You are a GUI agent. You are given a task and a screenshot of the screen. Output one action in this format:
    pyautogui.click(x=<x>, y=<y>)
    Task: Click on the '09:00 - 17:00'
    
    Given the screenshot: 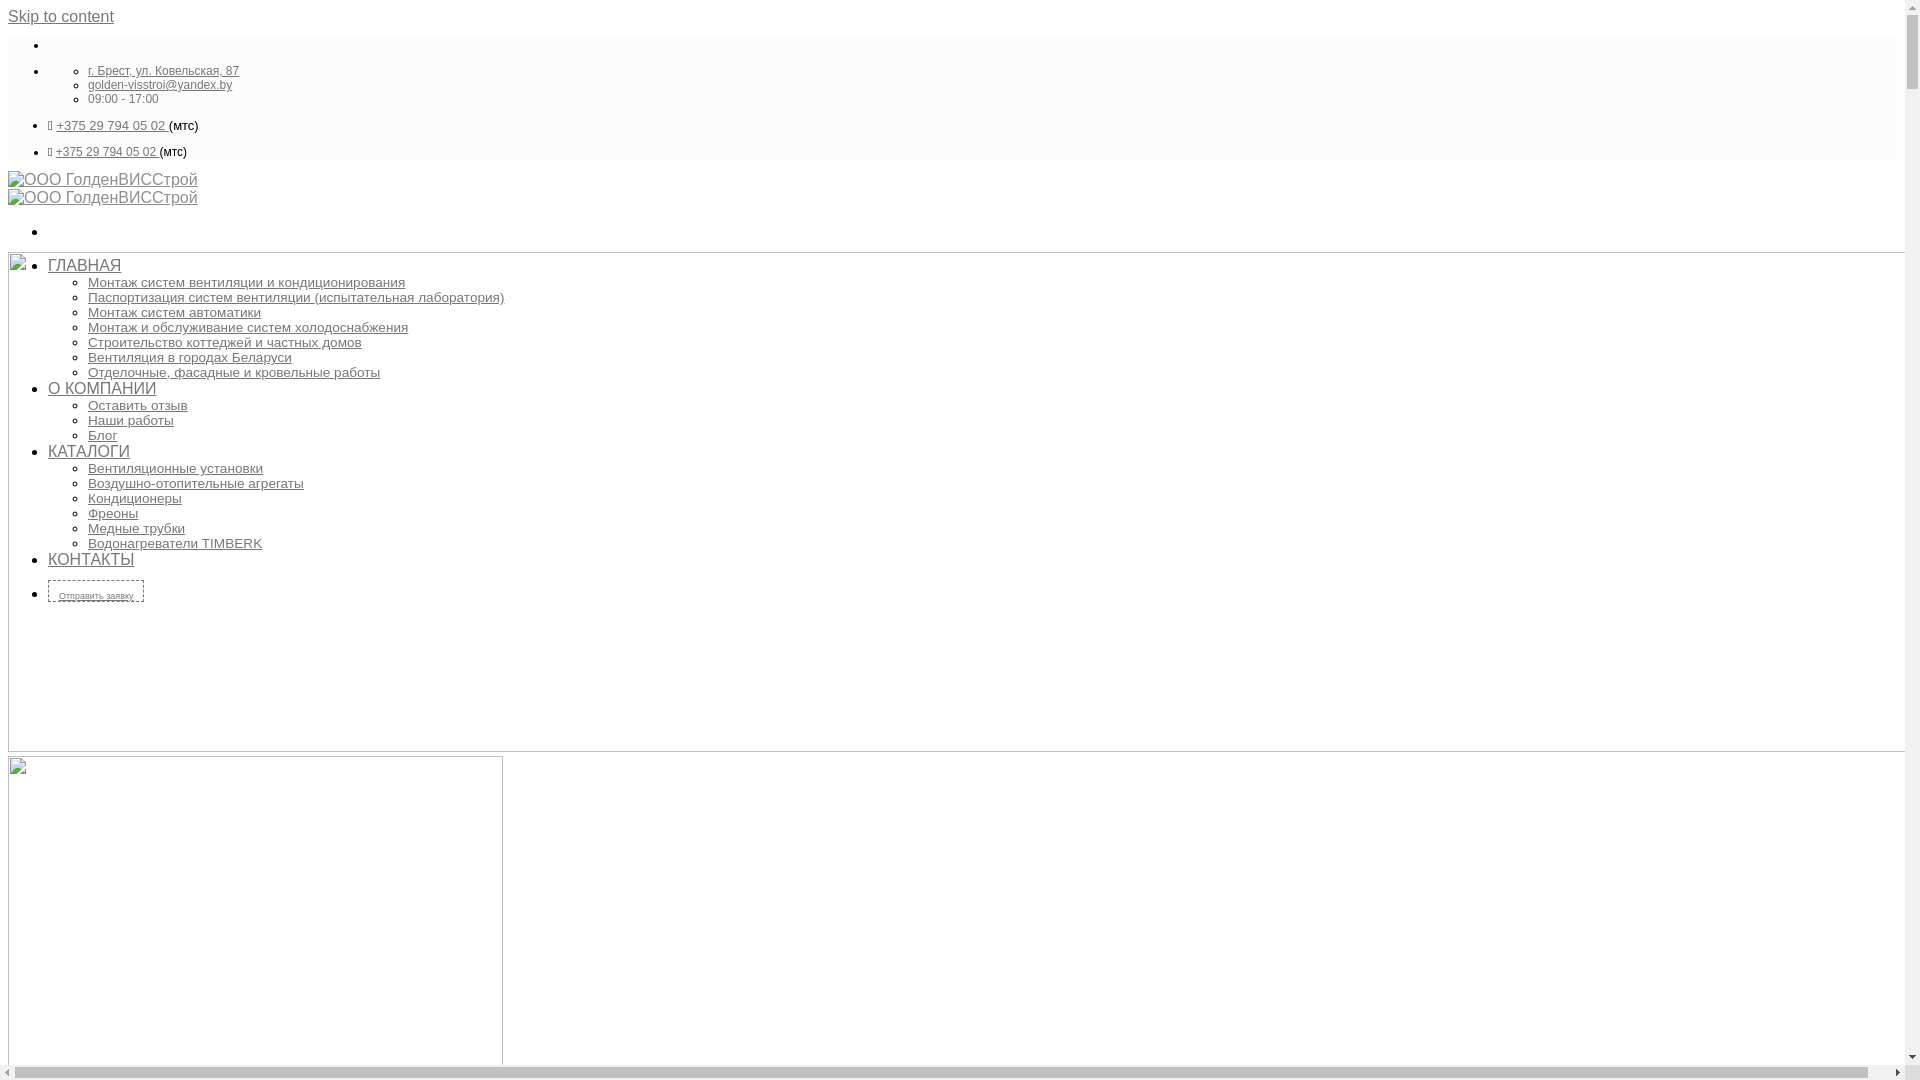 What is the action you would take?
    pyautogui.click(x=86, y=99)
    